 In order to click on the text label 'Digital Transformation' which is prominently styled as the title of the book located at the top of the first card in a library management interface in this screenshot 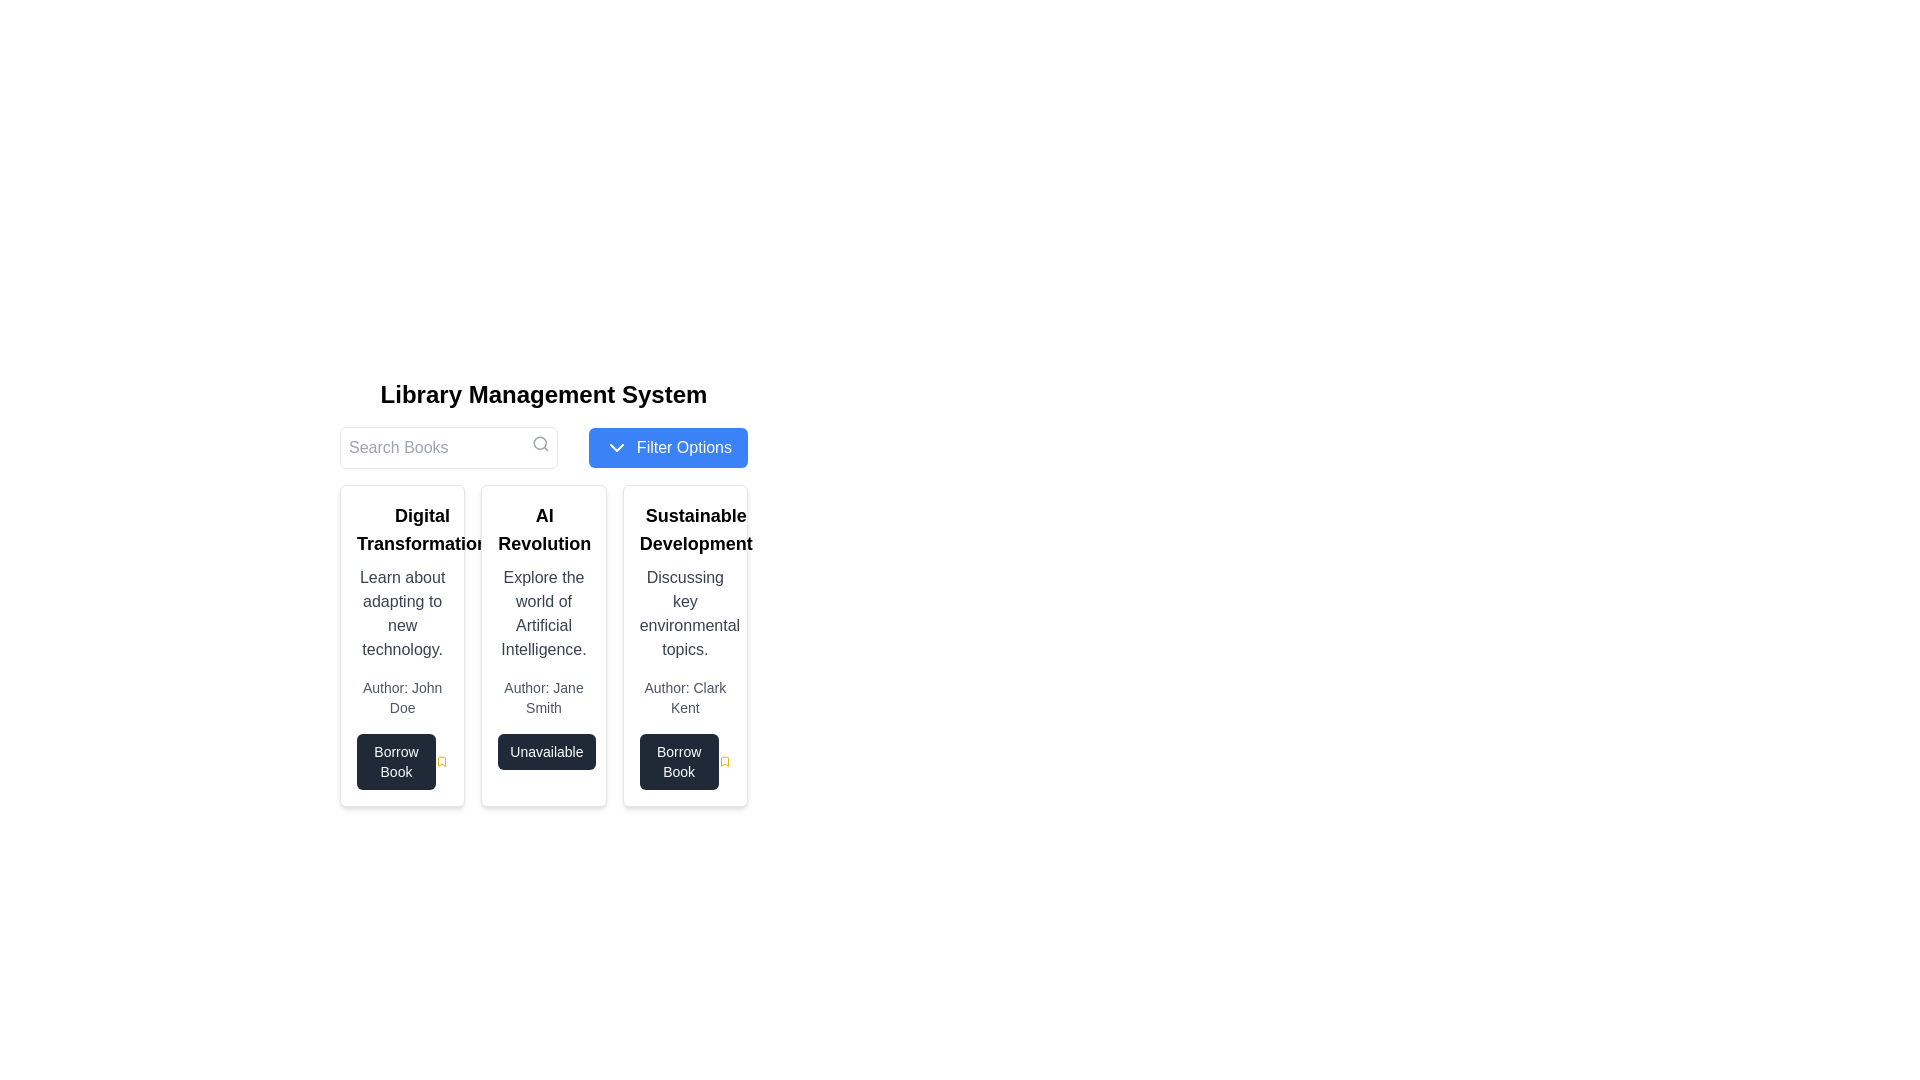, I will do `click(401, 528)`.